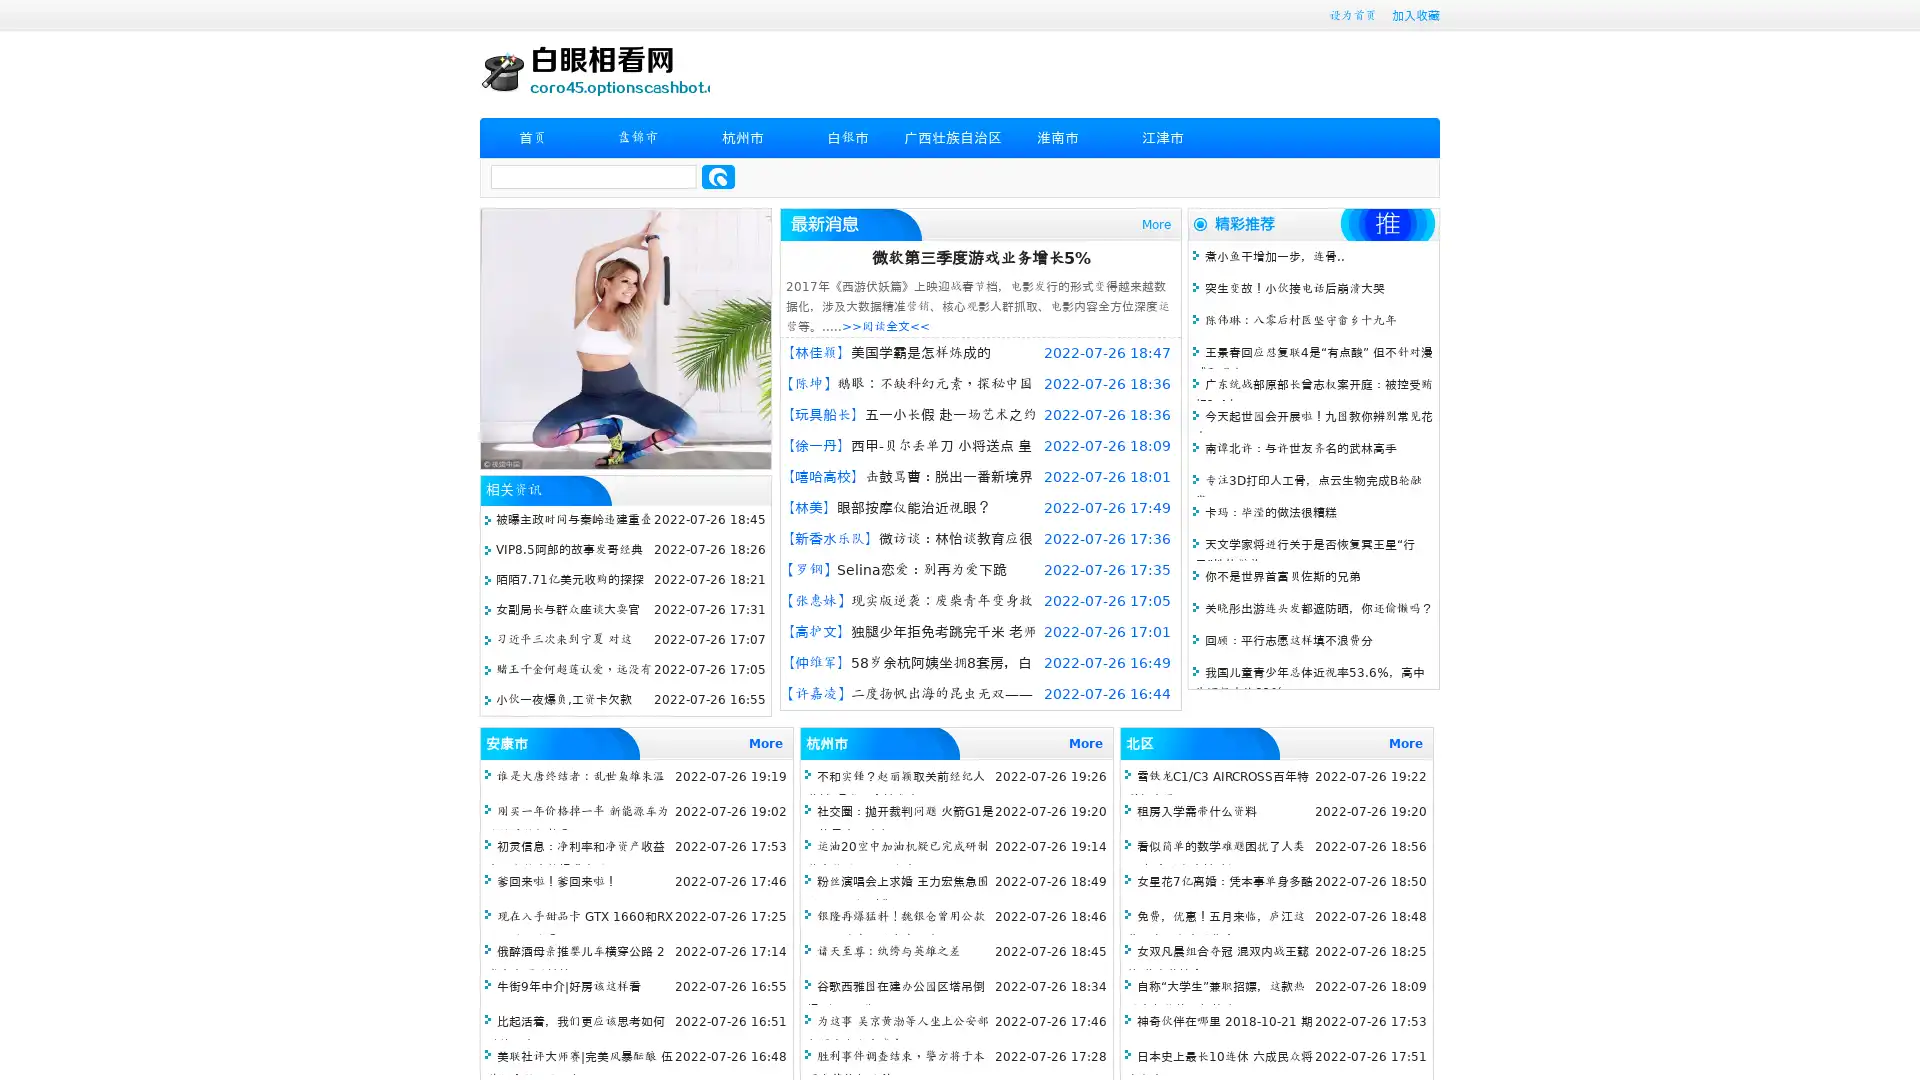  I want to click on Search, so click(718, 176).